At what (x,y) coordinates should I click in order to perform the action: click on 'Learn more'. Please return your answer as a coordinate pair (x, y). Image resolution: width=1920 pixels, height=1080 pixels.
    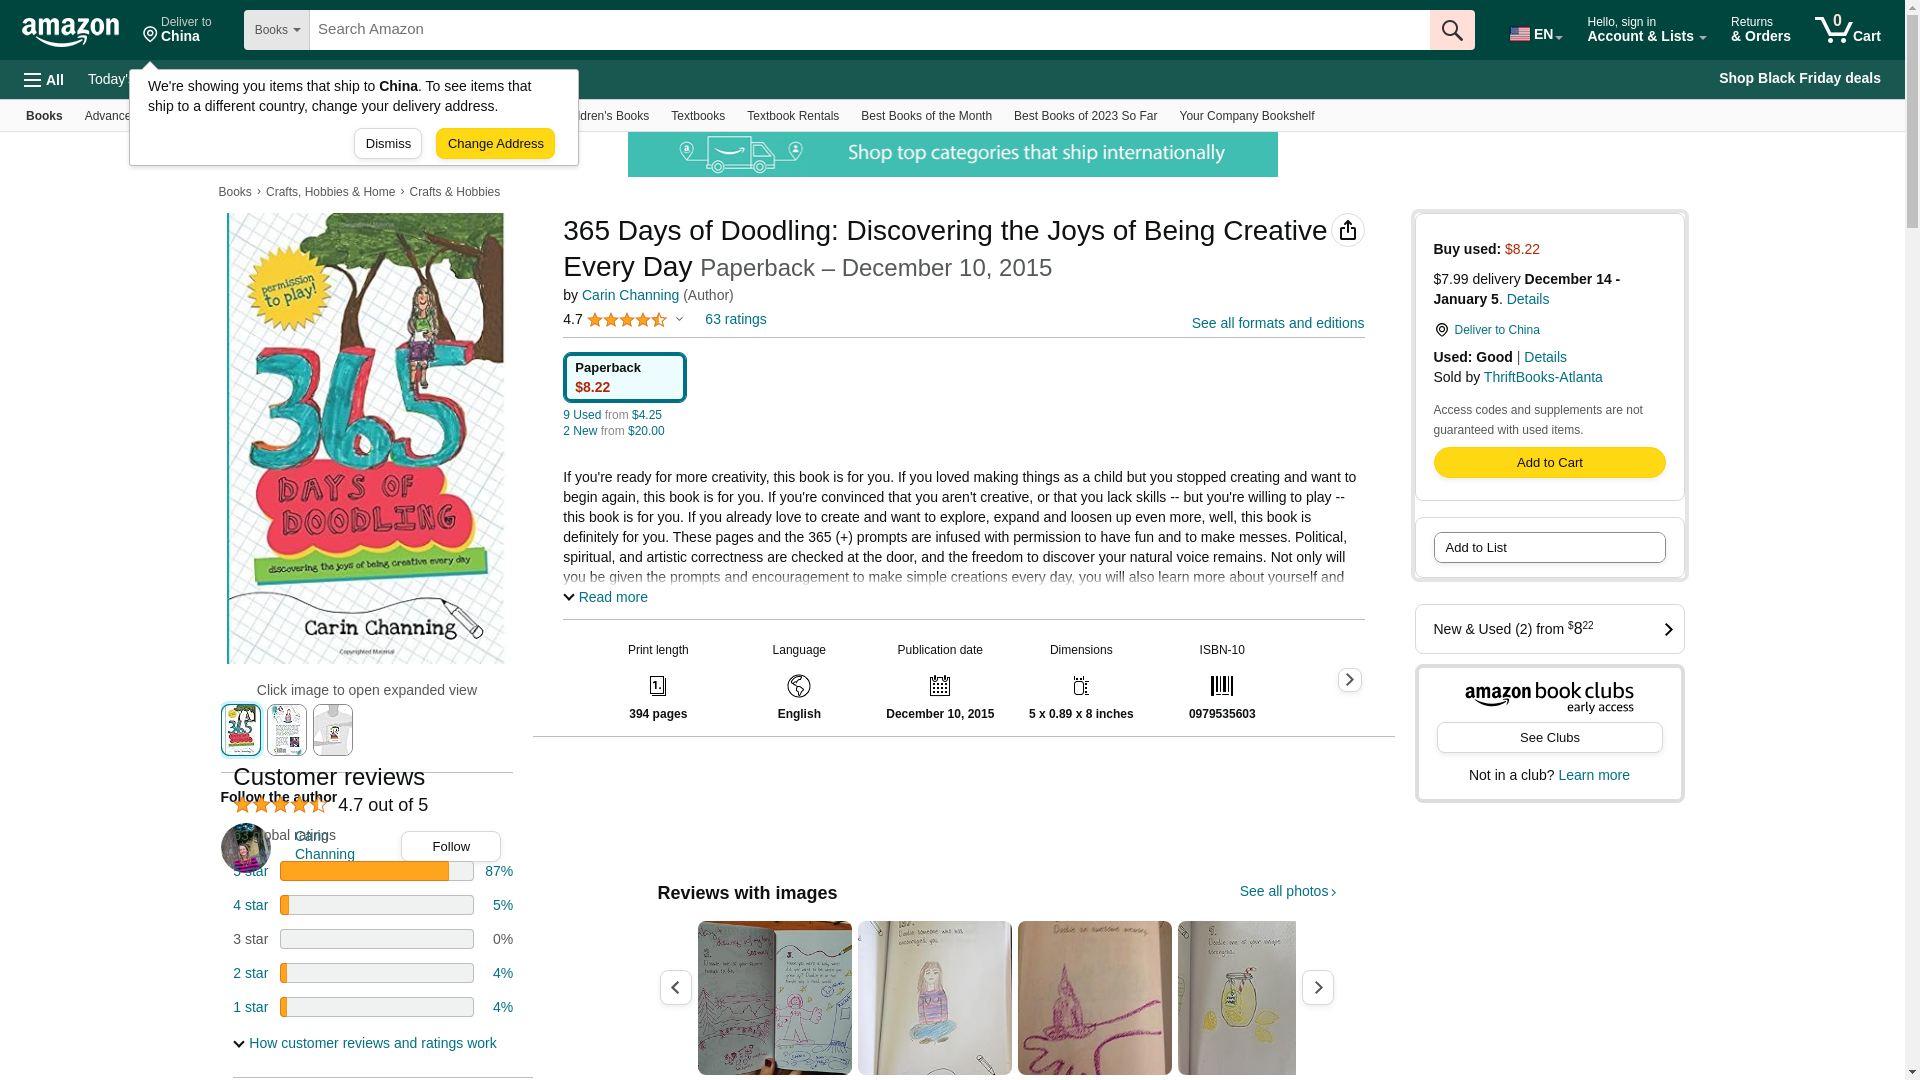
    Looking at the image, I should click on (1592, 774).